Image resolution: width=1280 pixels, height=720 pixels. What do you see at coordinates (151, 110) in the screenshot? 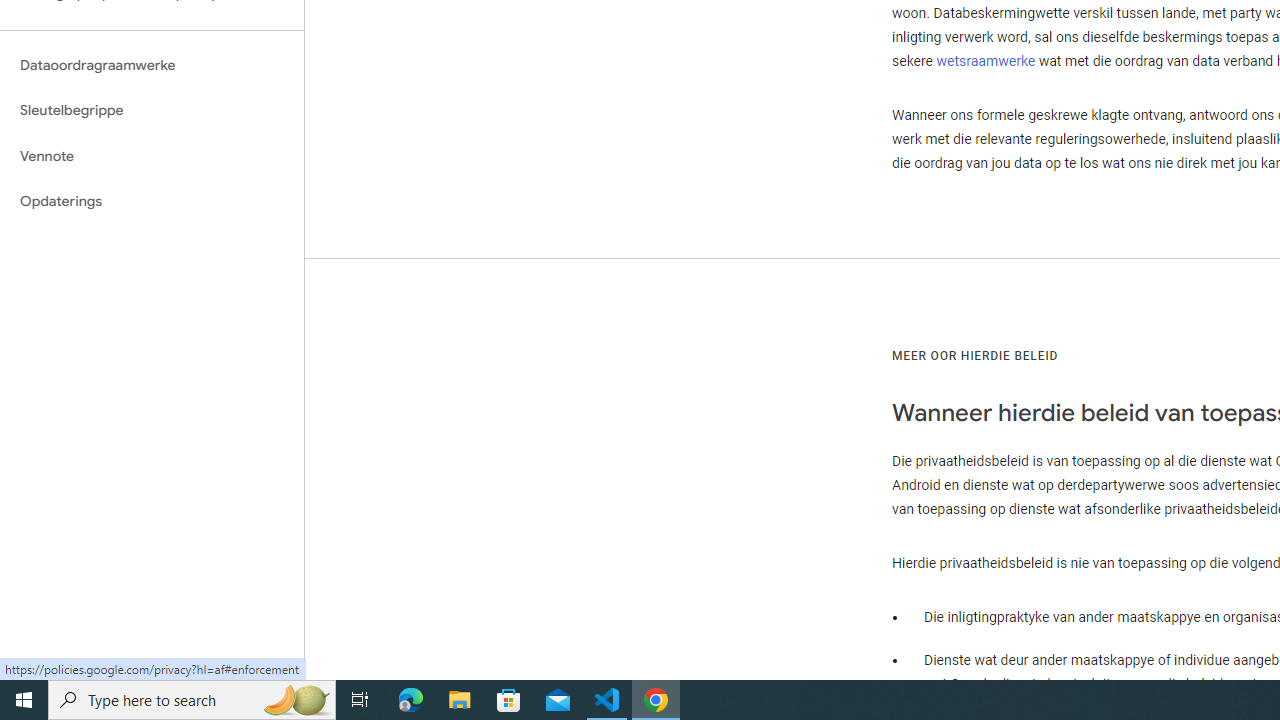
I see `'Sleutelbegrippe'` at bounding box center [151, 110].